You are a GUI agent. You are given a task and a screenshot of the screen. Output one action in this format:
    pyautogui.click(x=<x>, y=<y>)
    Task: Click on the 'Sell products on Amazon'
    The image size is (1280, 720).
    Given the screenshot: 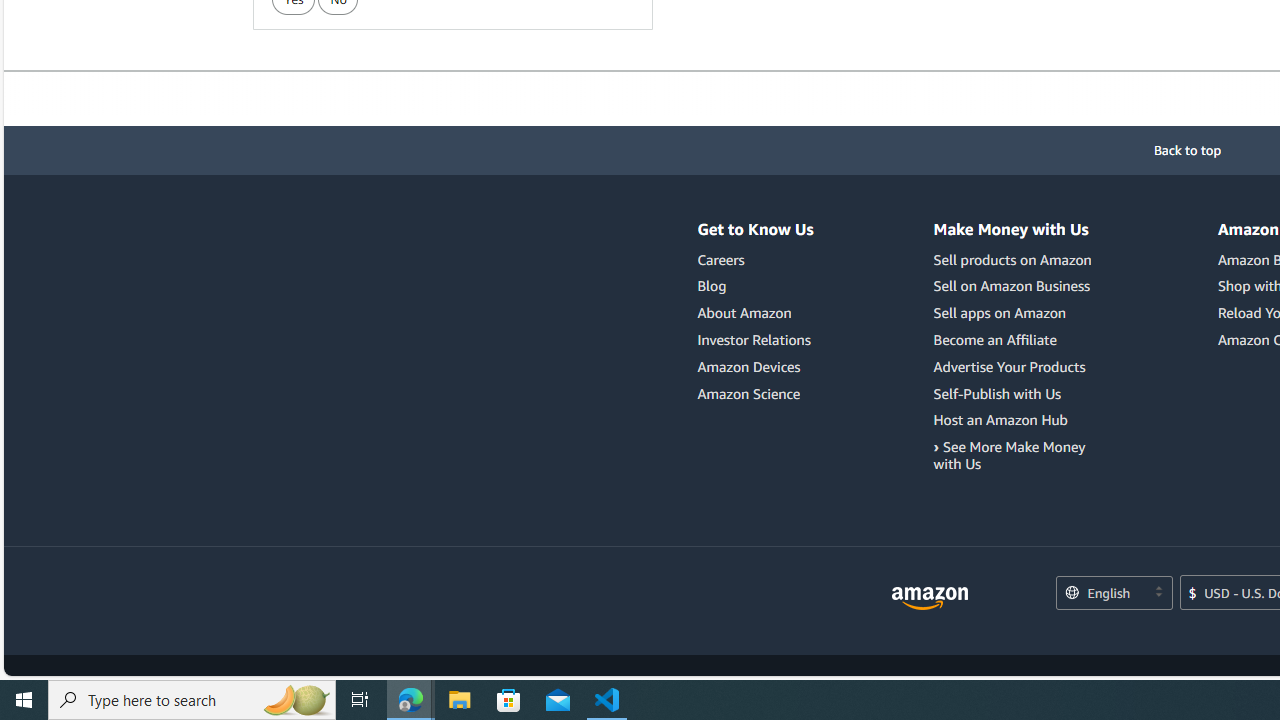 What is the action you would take?
    pyautogui.click(x=1012, y=258)
    